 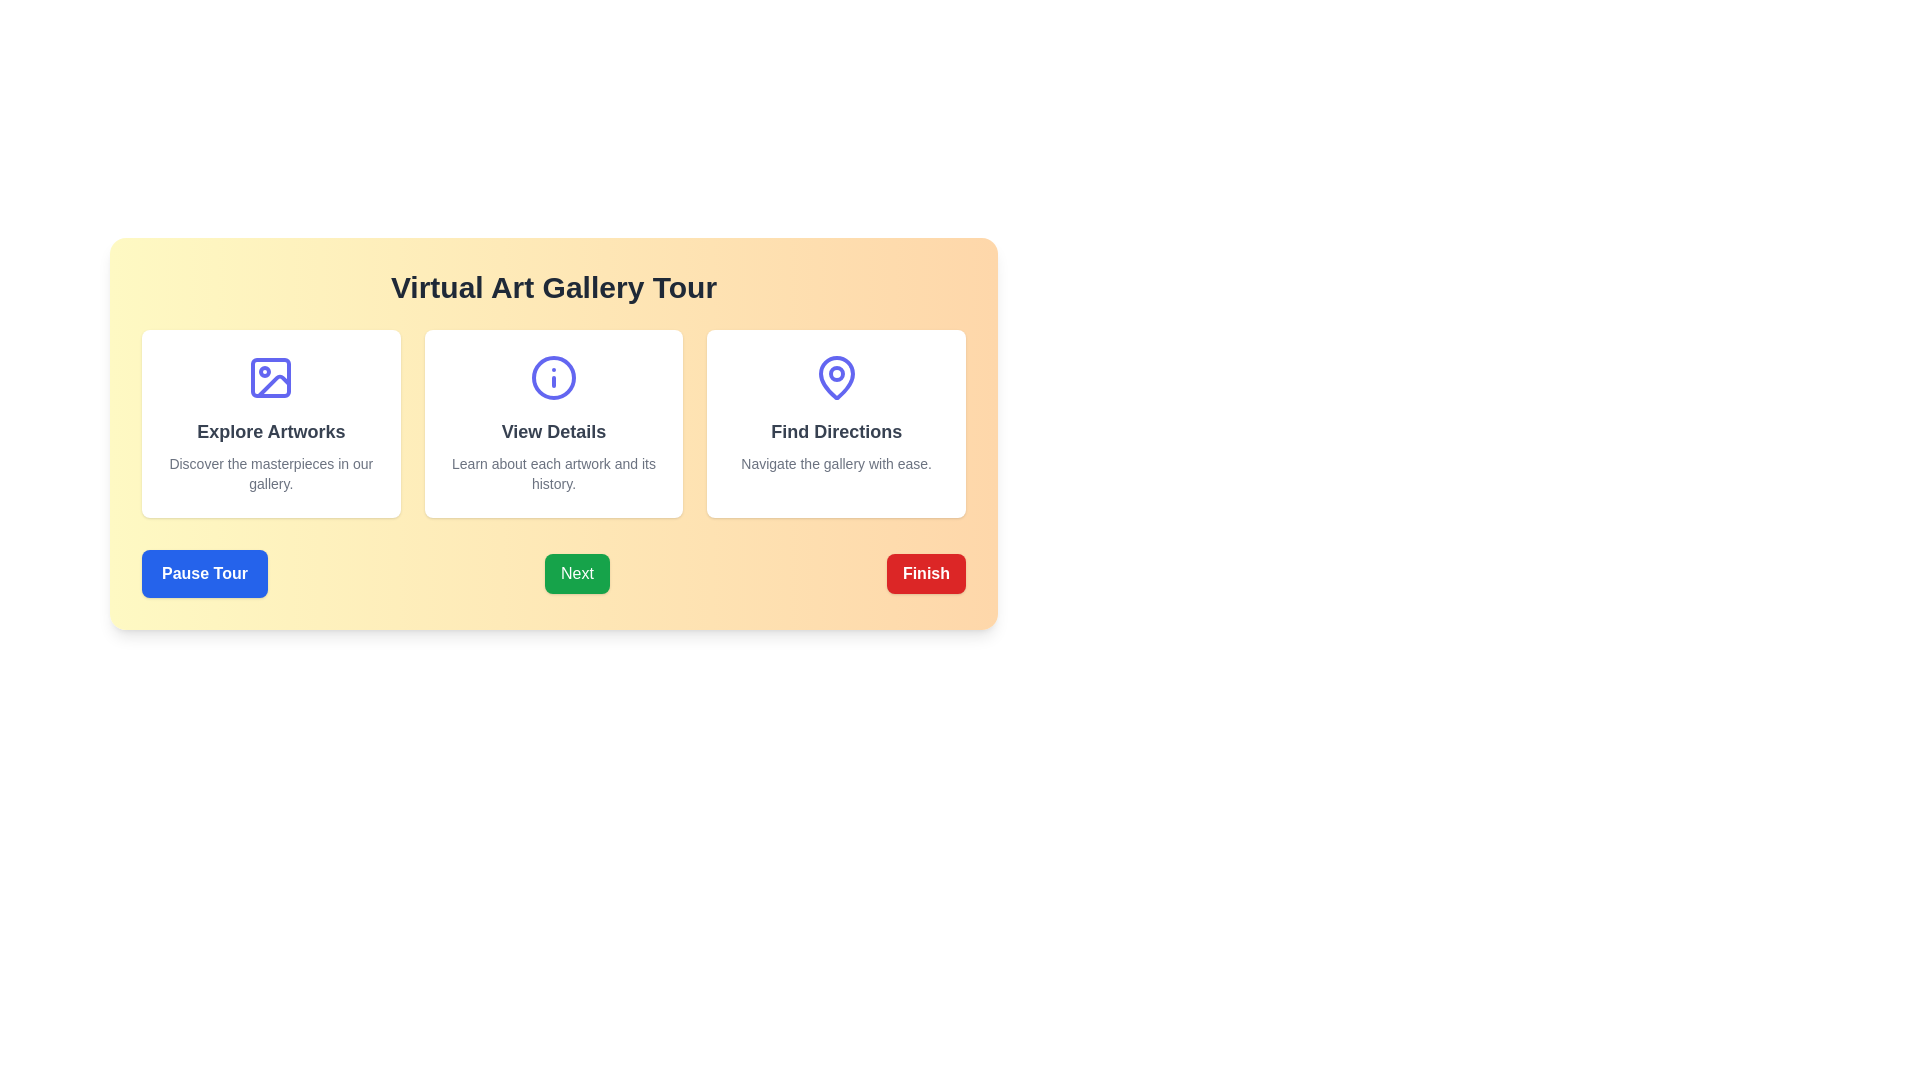 What do you see at coordinates (553, 378) in the screenshot?
I see `the Information icon located in the second card under the 'View Details' heading in the Virtual Art Gallery Tour interface` at bounding box center [553, 378].